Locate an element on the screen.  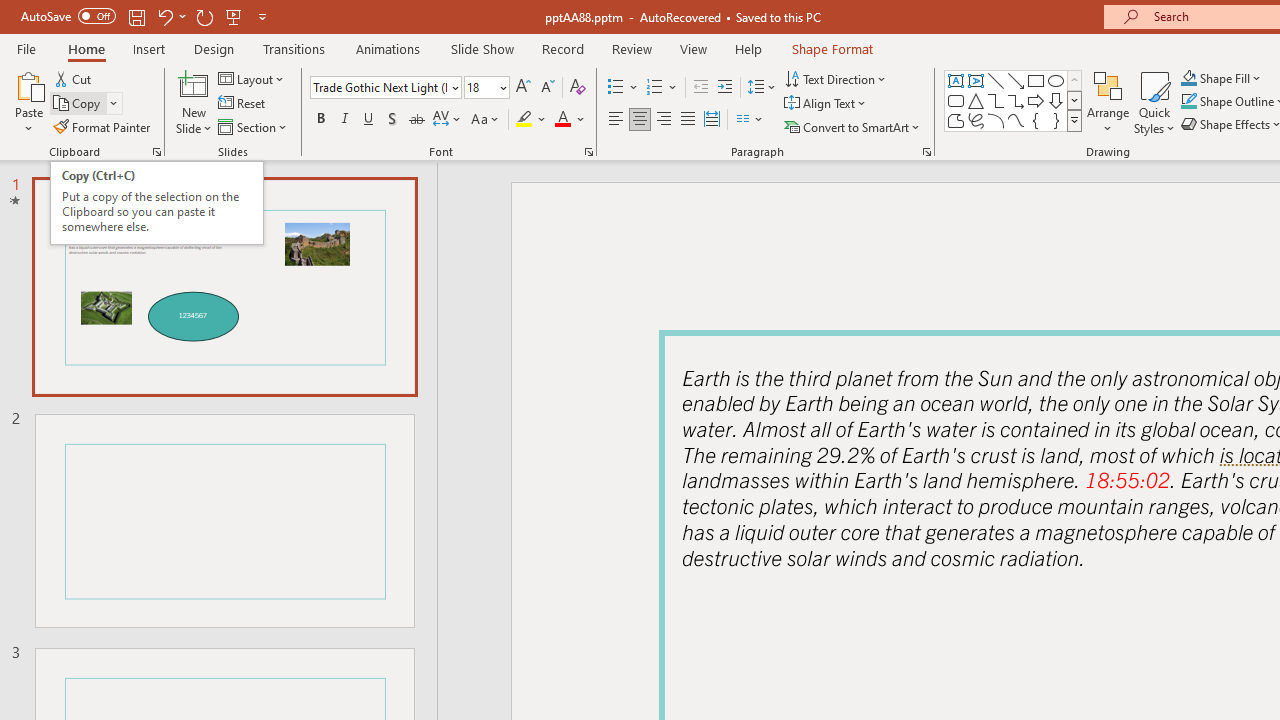
'Shape Fill Aqua, Accent 2' is located at coordinates (1189, 77).